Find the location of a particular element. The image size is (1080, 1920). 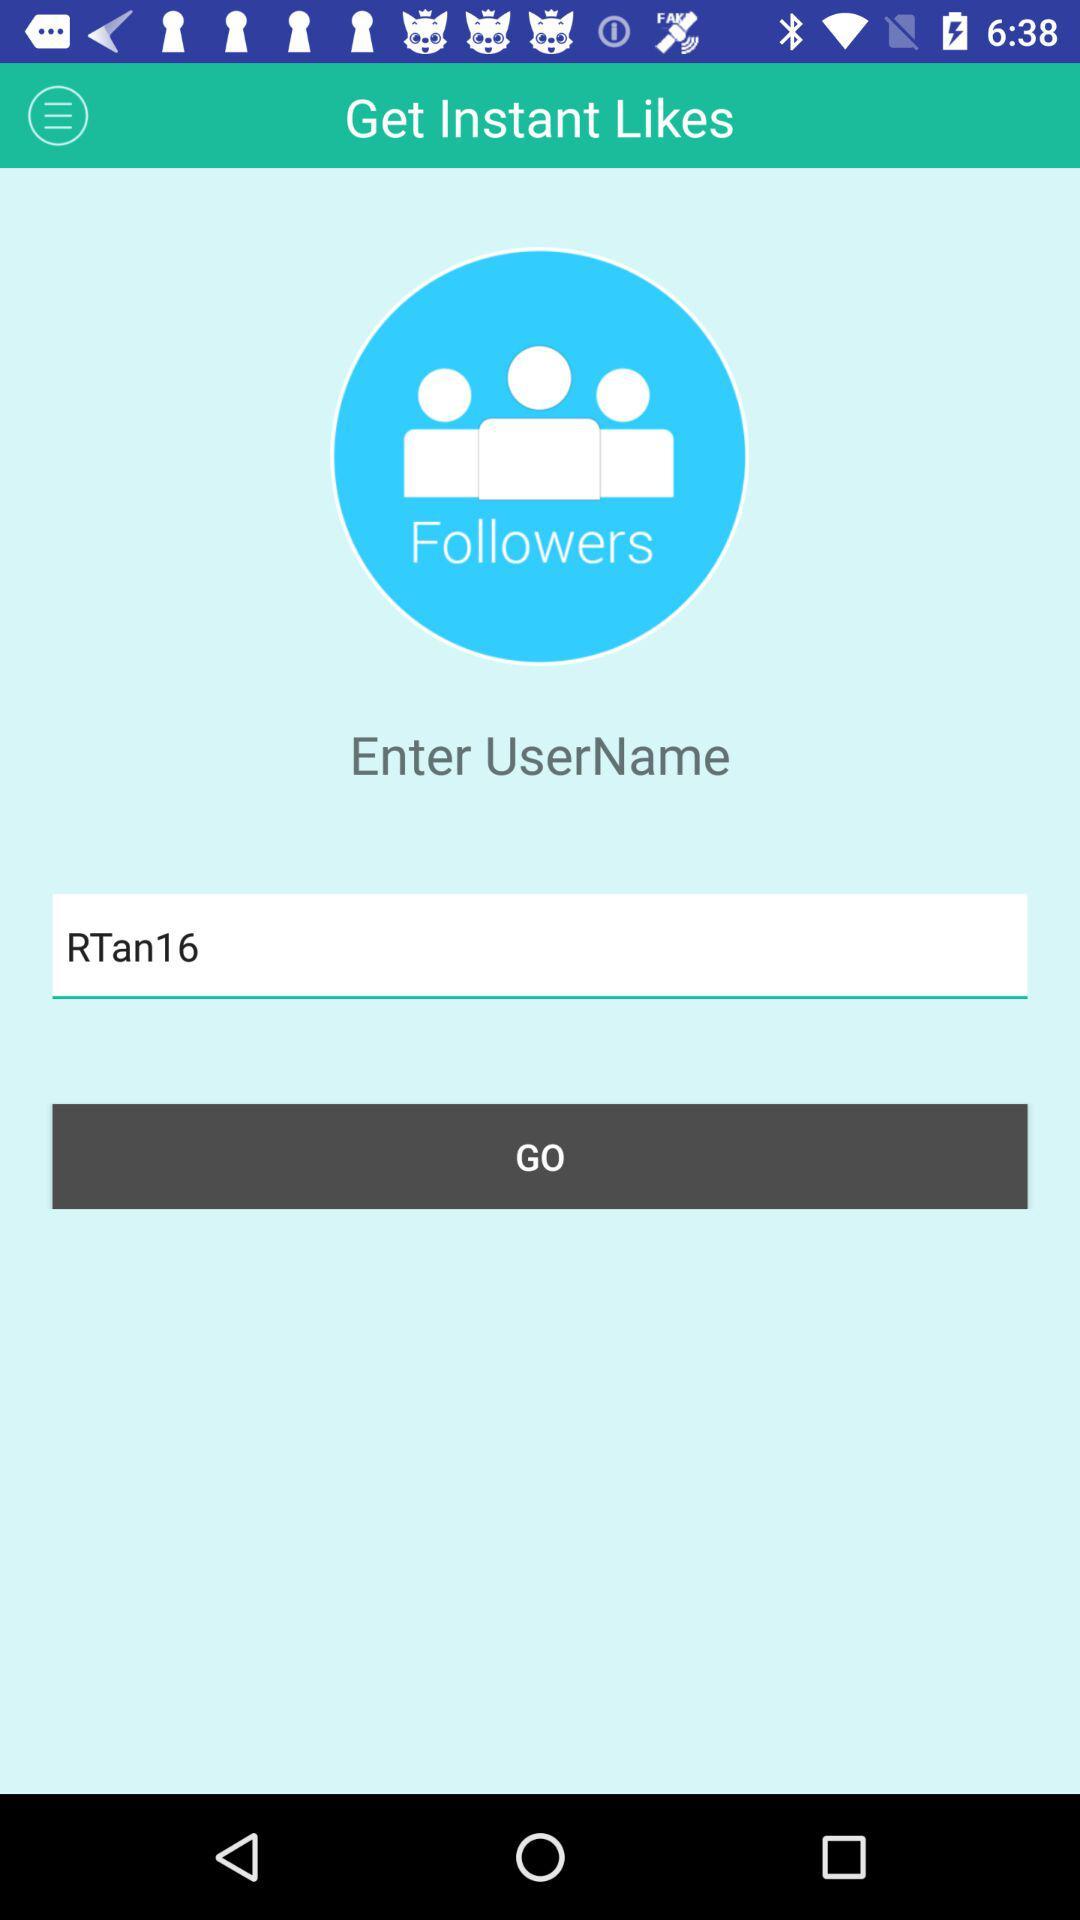

the menu icon is located at coordinates (57, 114).